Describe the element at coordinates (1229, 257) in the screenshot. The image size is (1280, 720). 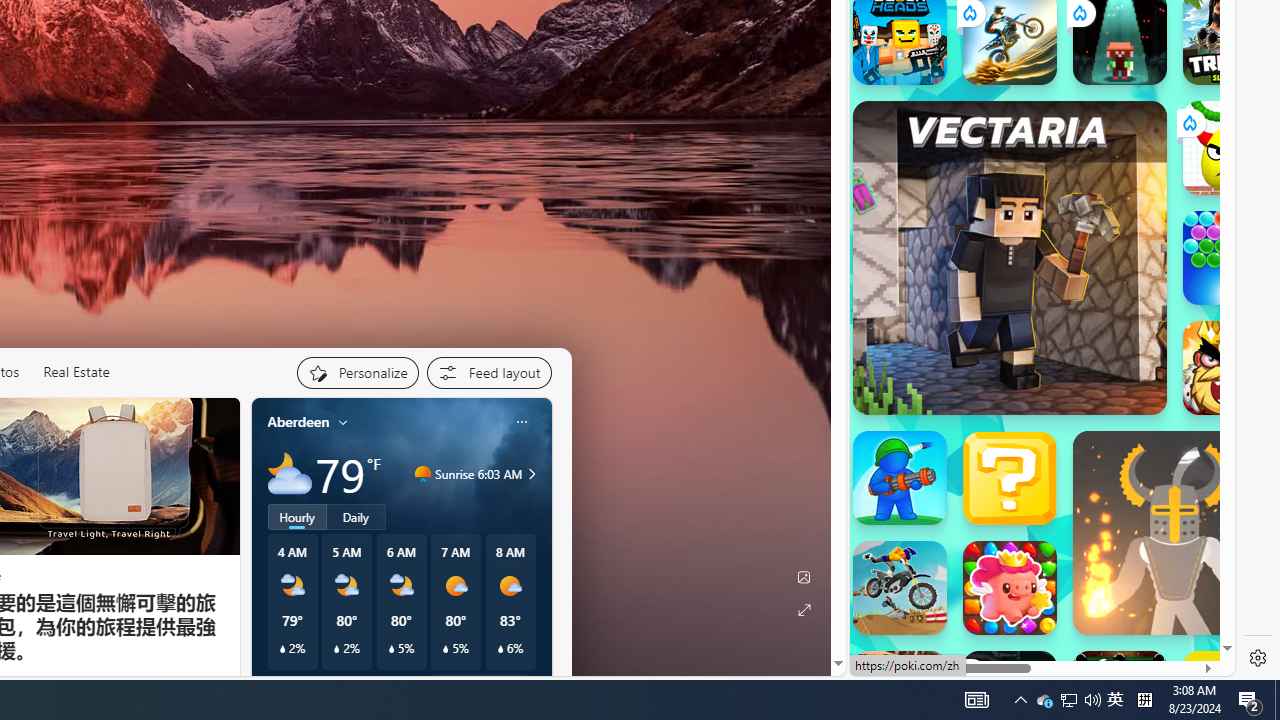
I see `'Bubble Shooter Bubble Shooter'` at that location.